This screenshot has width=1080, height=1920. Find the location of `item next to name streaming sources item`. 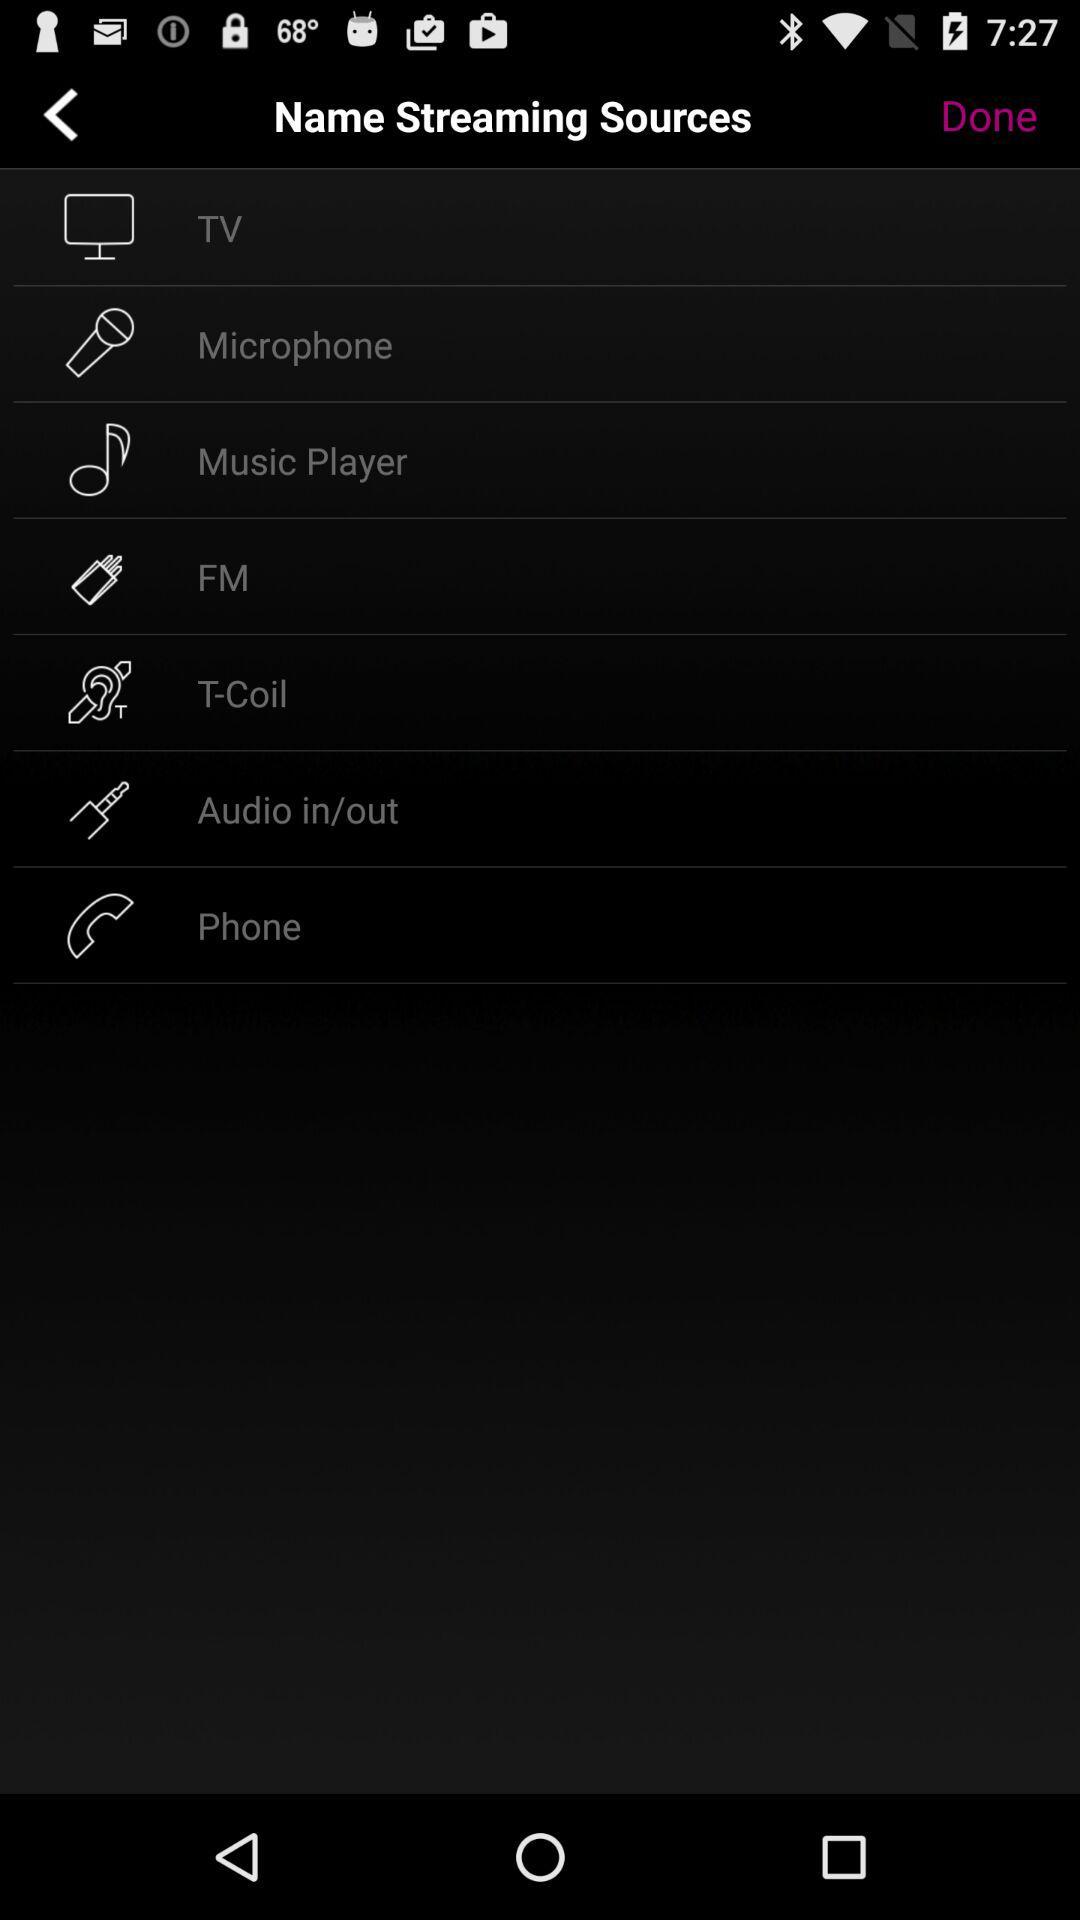

item next to name streaming sources item is located at coordinates (1003, 114).